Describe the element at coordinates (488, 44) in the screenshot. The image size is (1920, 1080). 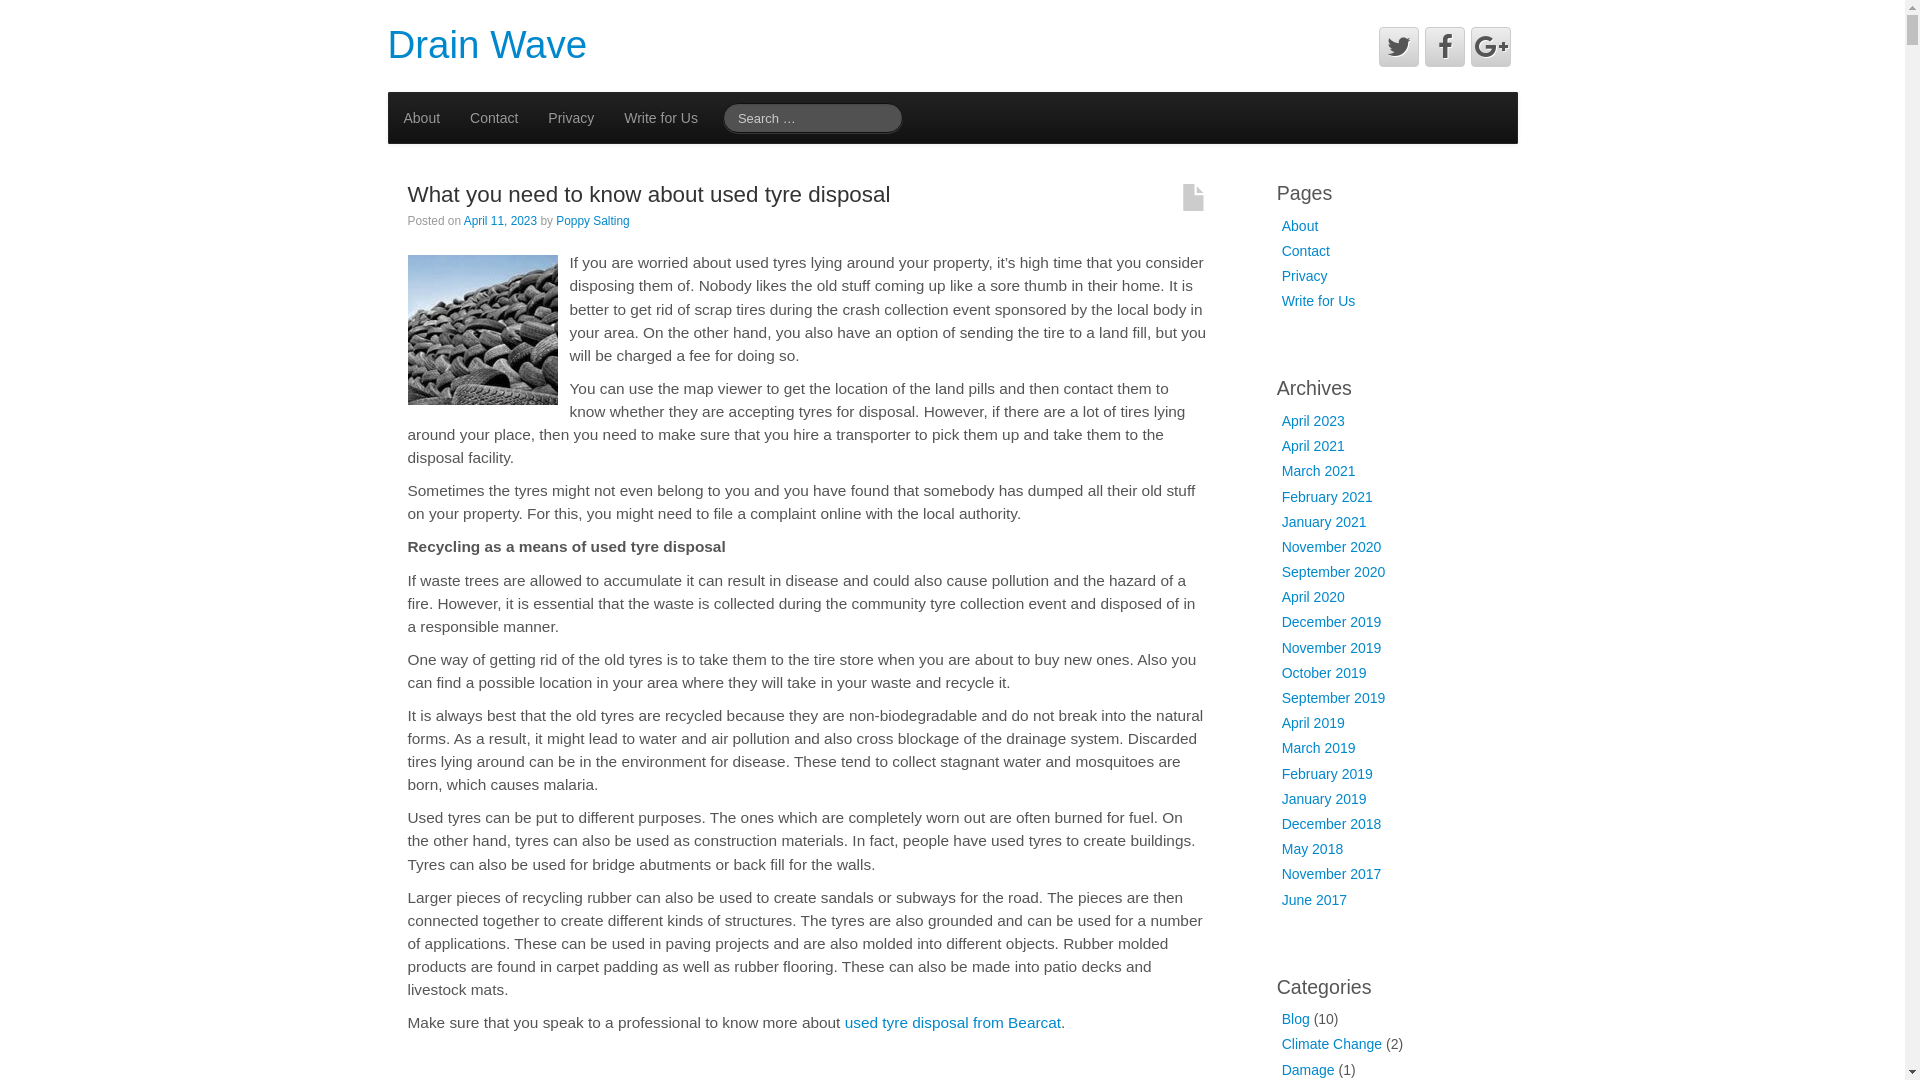
I see `'Drain Wave'` at that location.